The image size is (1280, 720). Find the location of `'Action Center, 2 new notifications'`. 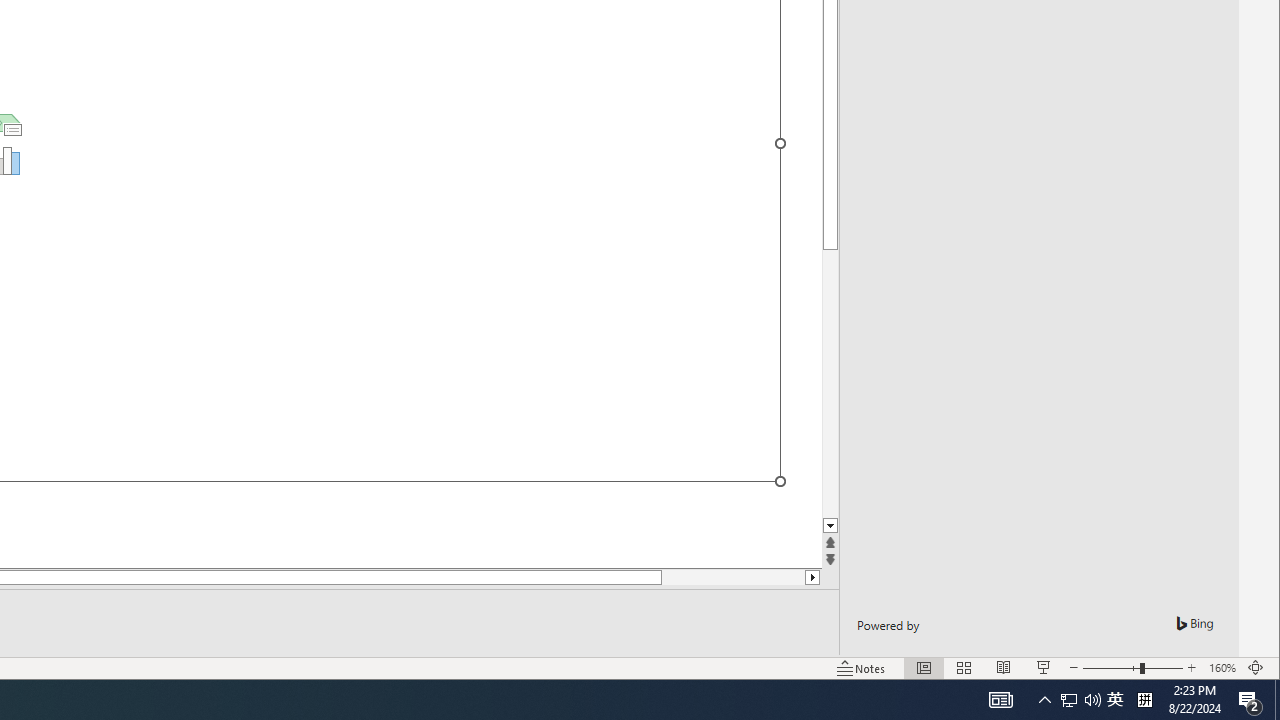

'Action Center, 2 new notifications' is located at coordinates (1250, 698).